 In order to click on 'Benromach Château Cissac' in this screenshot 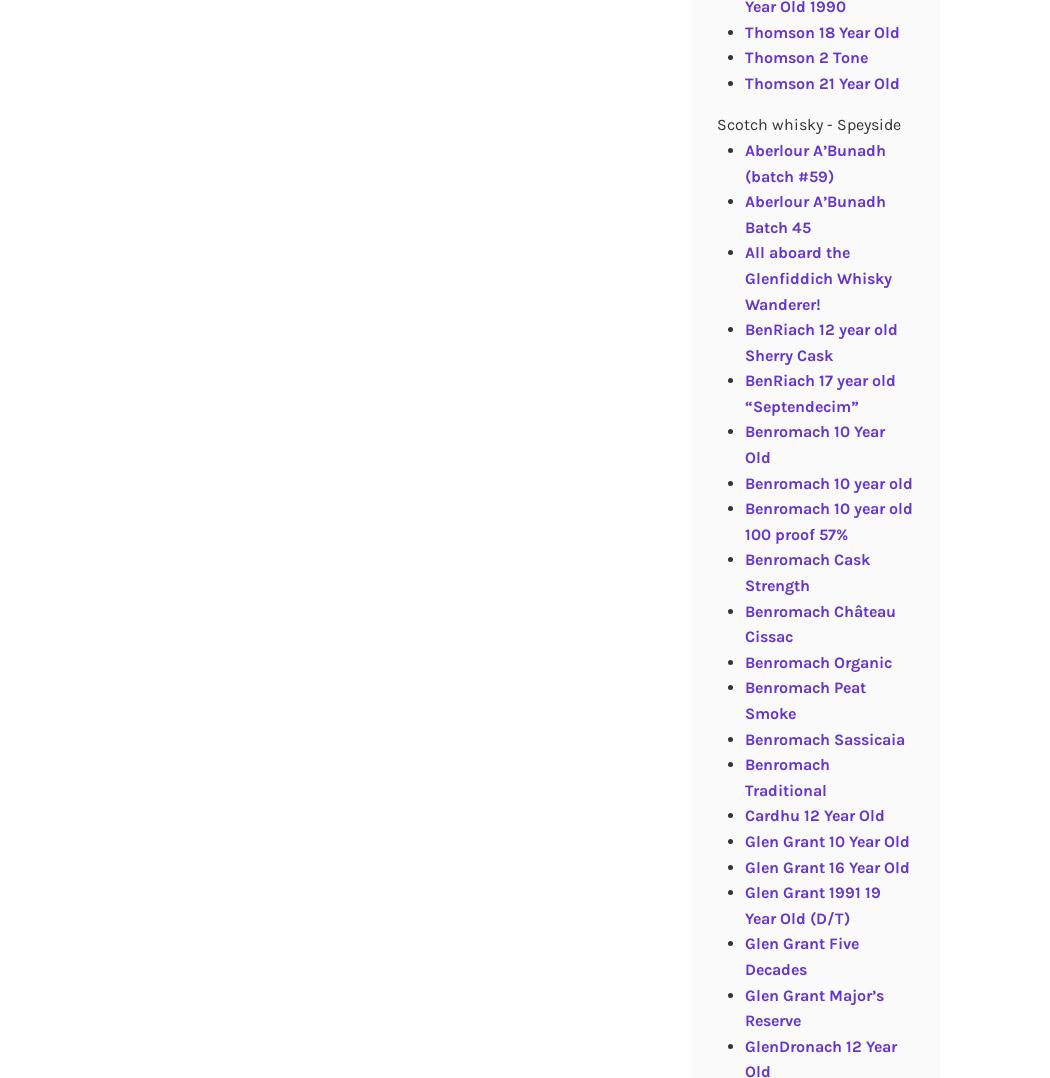, I will do `click(818, 622)`.